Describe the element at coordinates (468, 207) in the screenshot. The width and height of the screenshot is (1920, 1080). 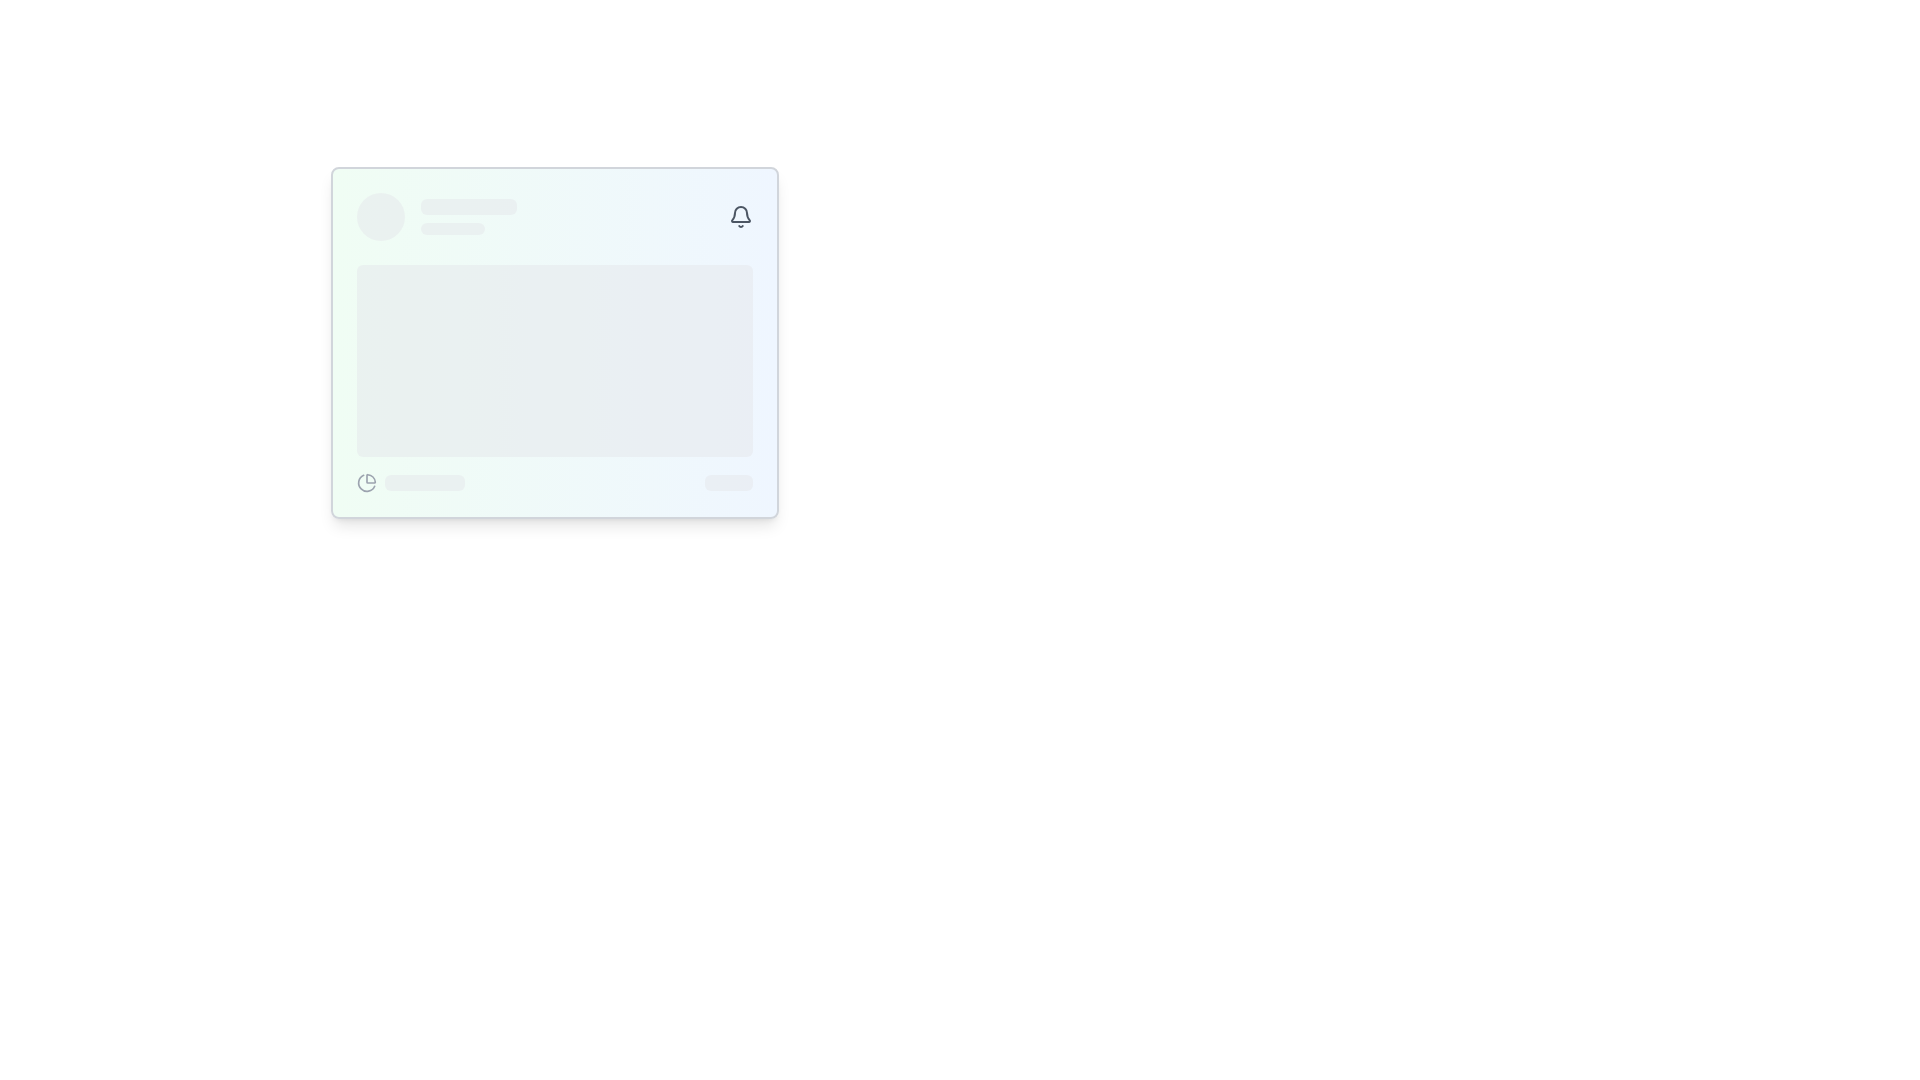
I see `the loading indicator, which is a light gray rectangular bar with rounded edges, positioned at the top-center of the interface` at that location.